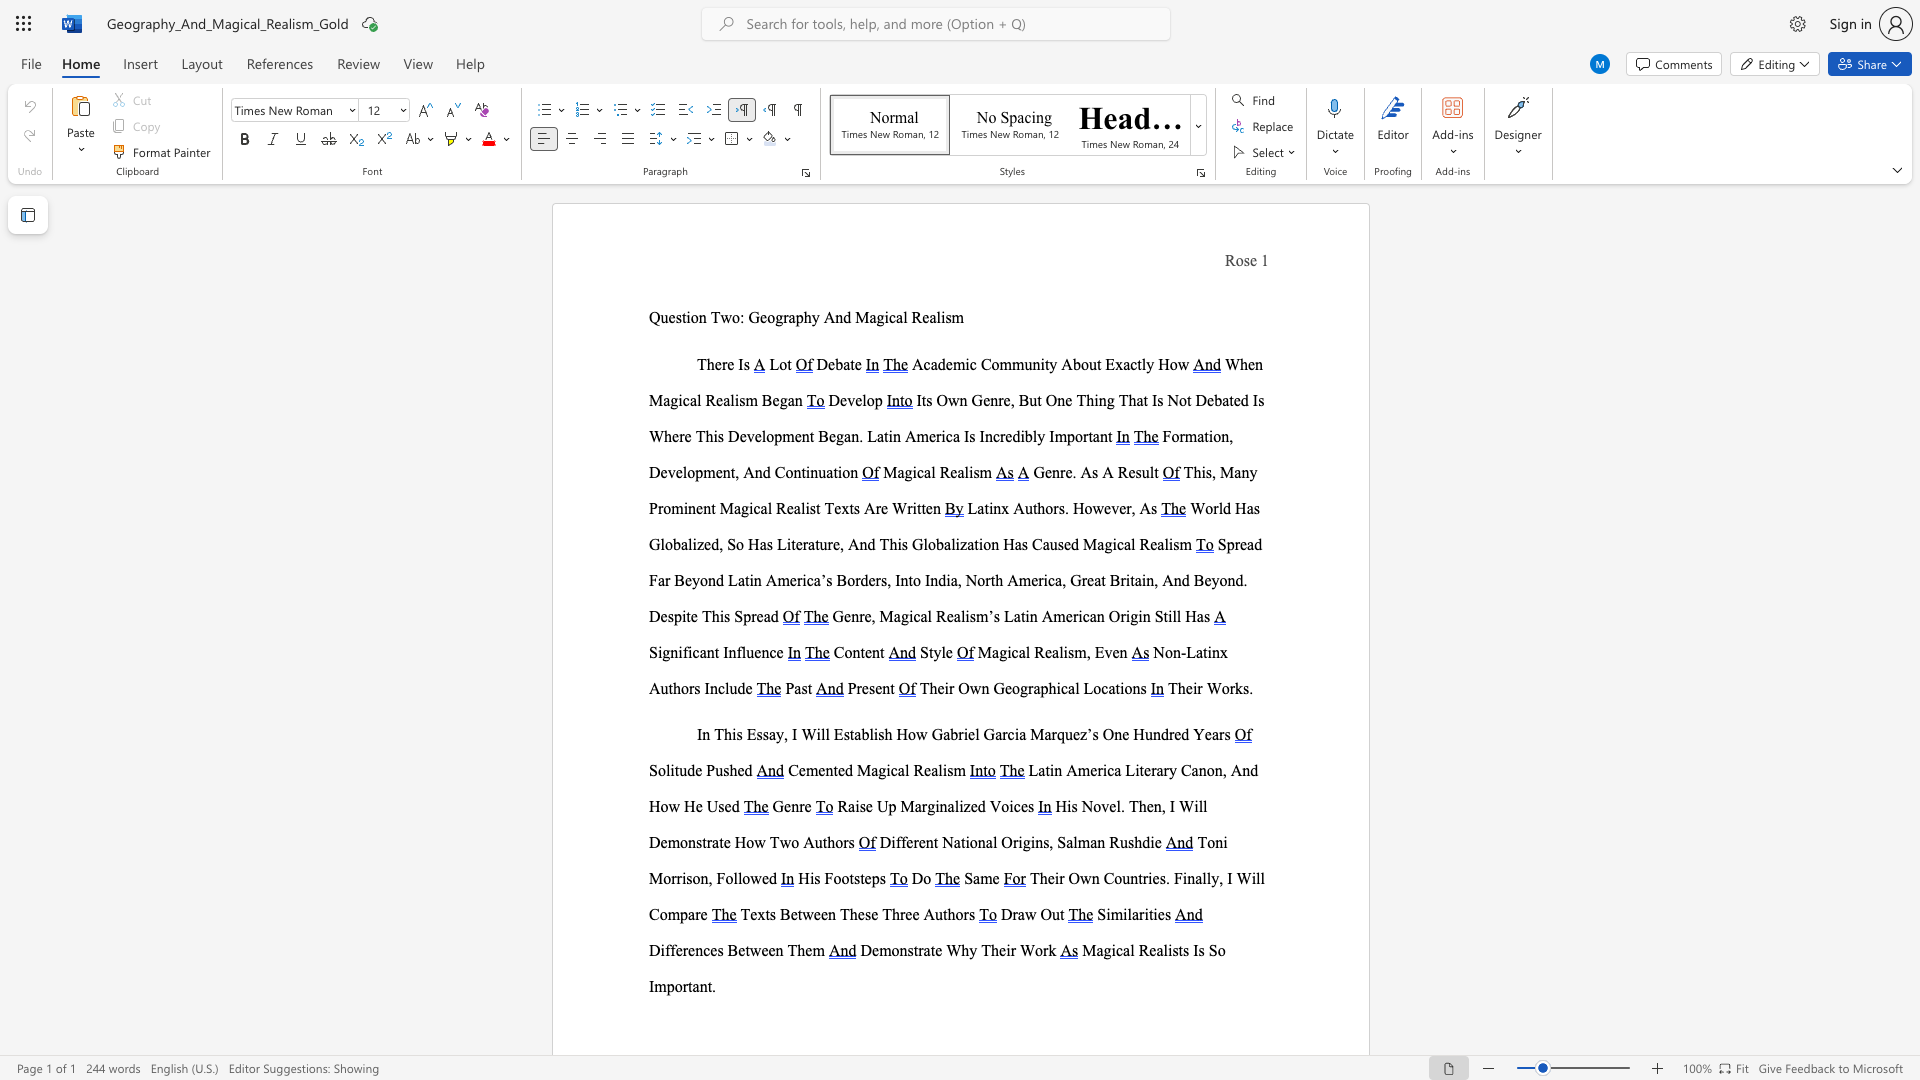 The width and height of the screenshot is (1920, 1080). I want to click on the subset text "ly Importa" within the text "Its Own Genre, But One Thing That Is Not Debated Is Where This Development Began. Latin America Is Incredibly Important", so click(1032, 435).